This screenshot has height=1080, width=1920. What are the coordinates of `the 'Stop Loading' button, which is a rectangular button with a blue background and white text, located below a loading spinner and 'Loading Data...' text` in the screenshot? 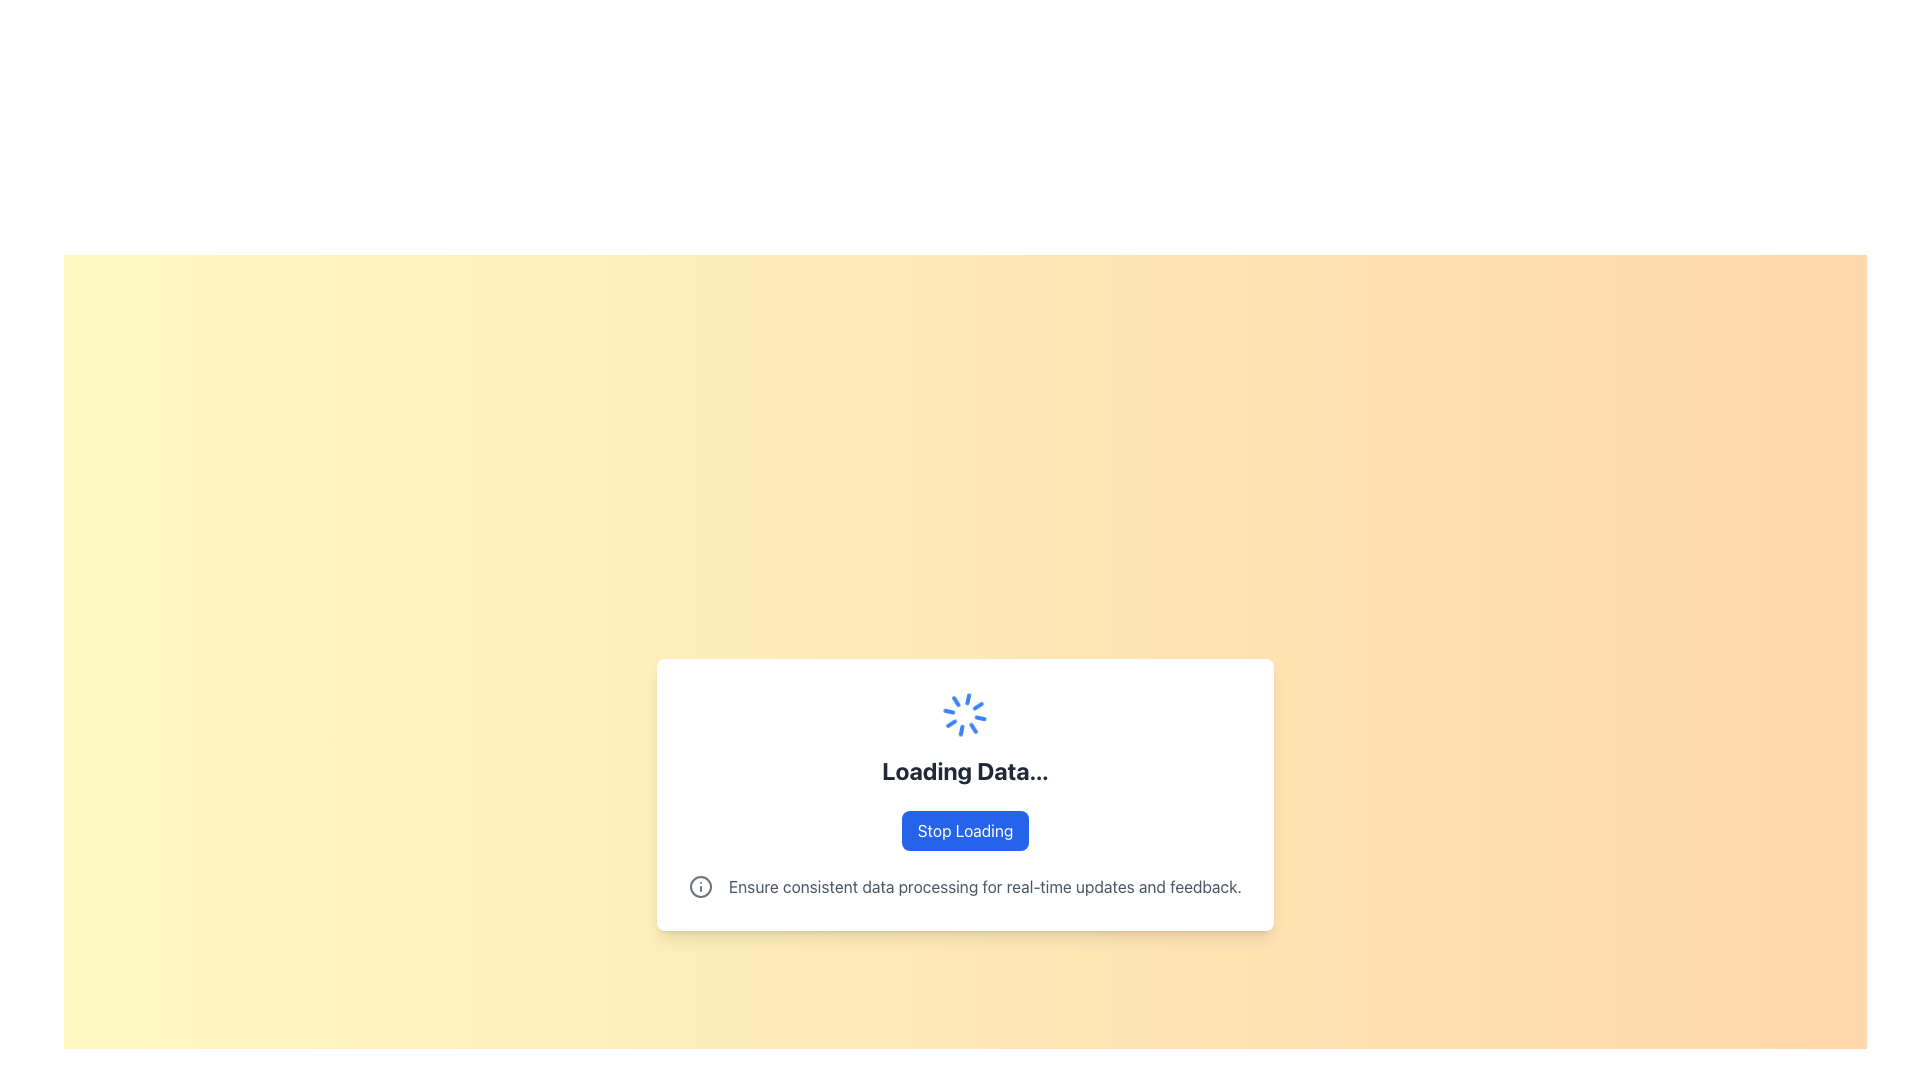 It's located at (965, 830).